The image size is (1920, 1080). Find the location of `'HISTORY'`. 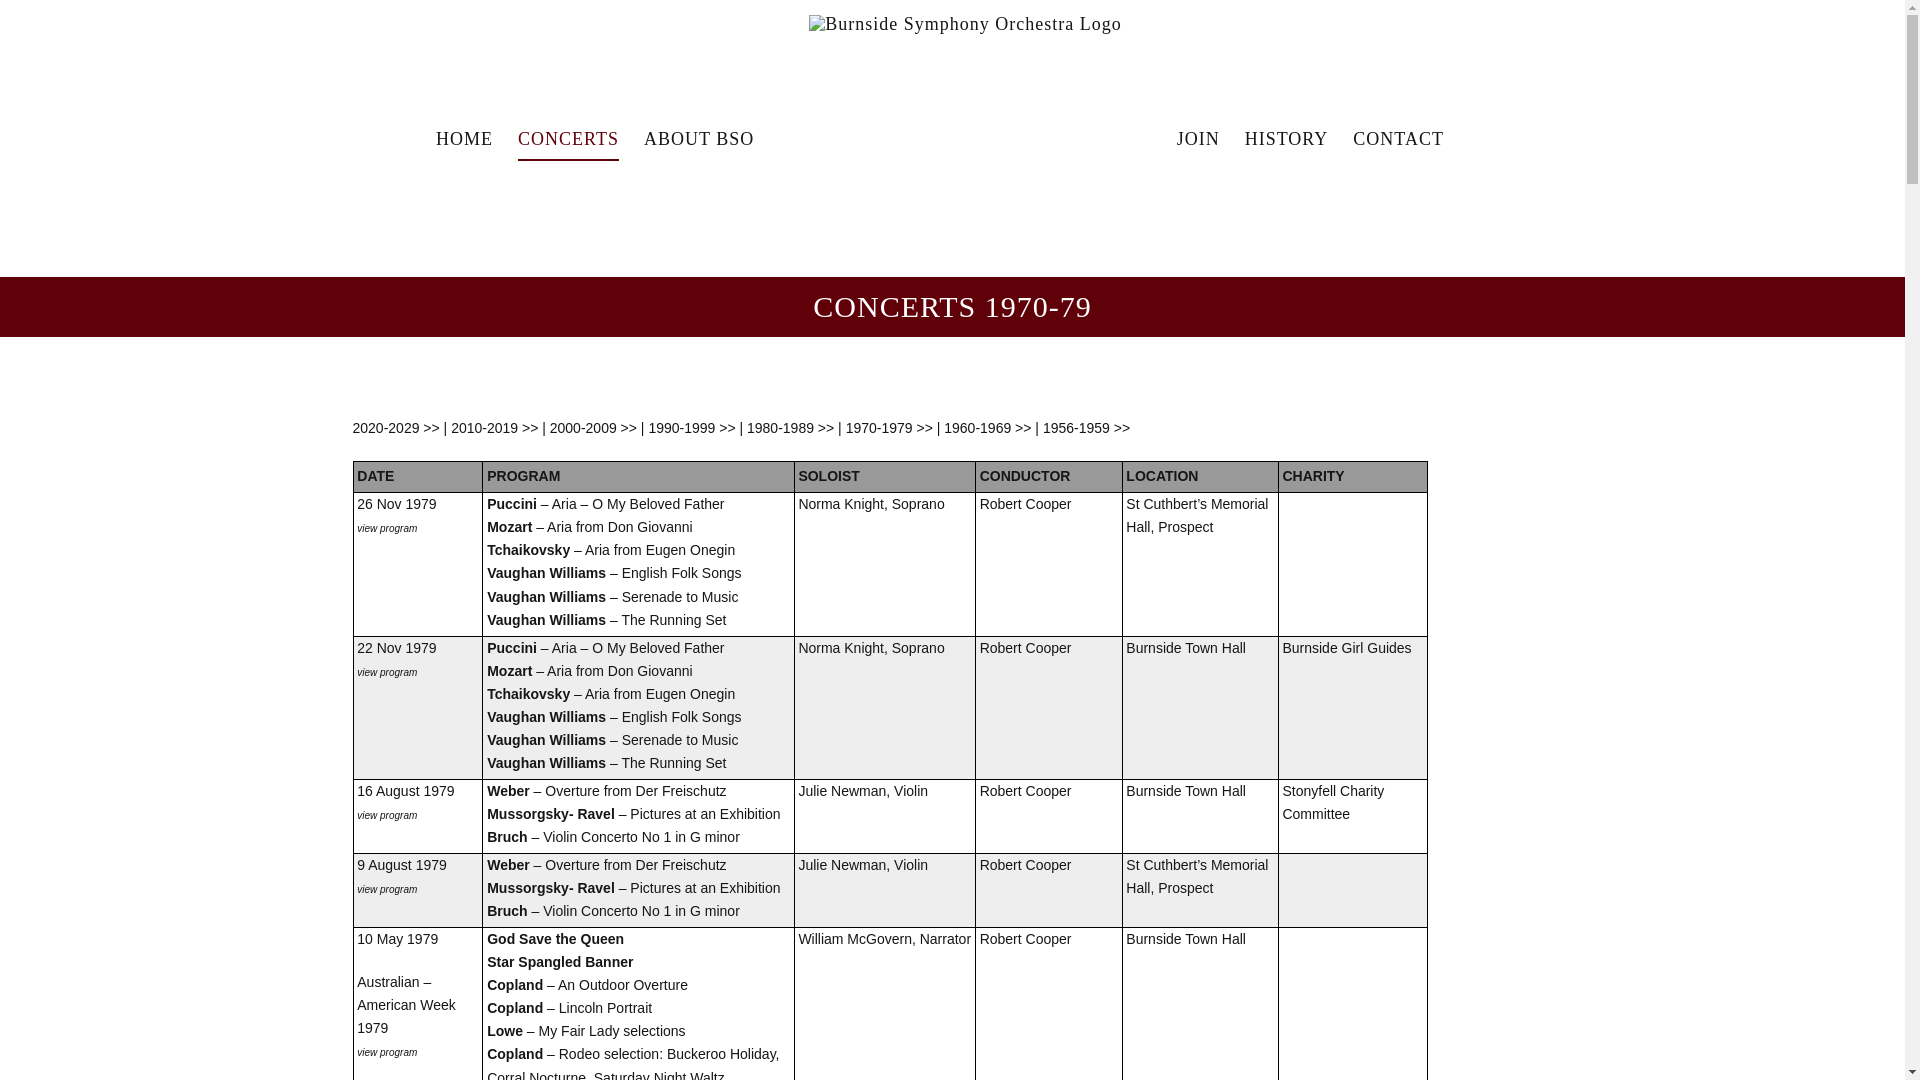

'HISTORY' is located at coordinates (1286, 137).